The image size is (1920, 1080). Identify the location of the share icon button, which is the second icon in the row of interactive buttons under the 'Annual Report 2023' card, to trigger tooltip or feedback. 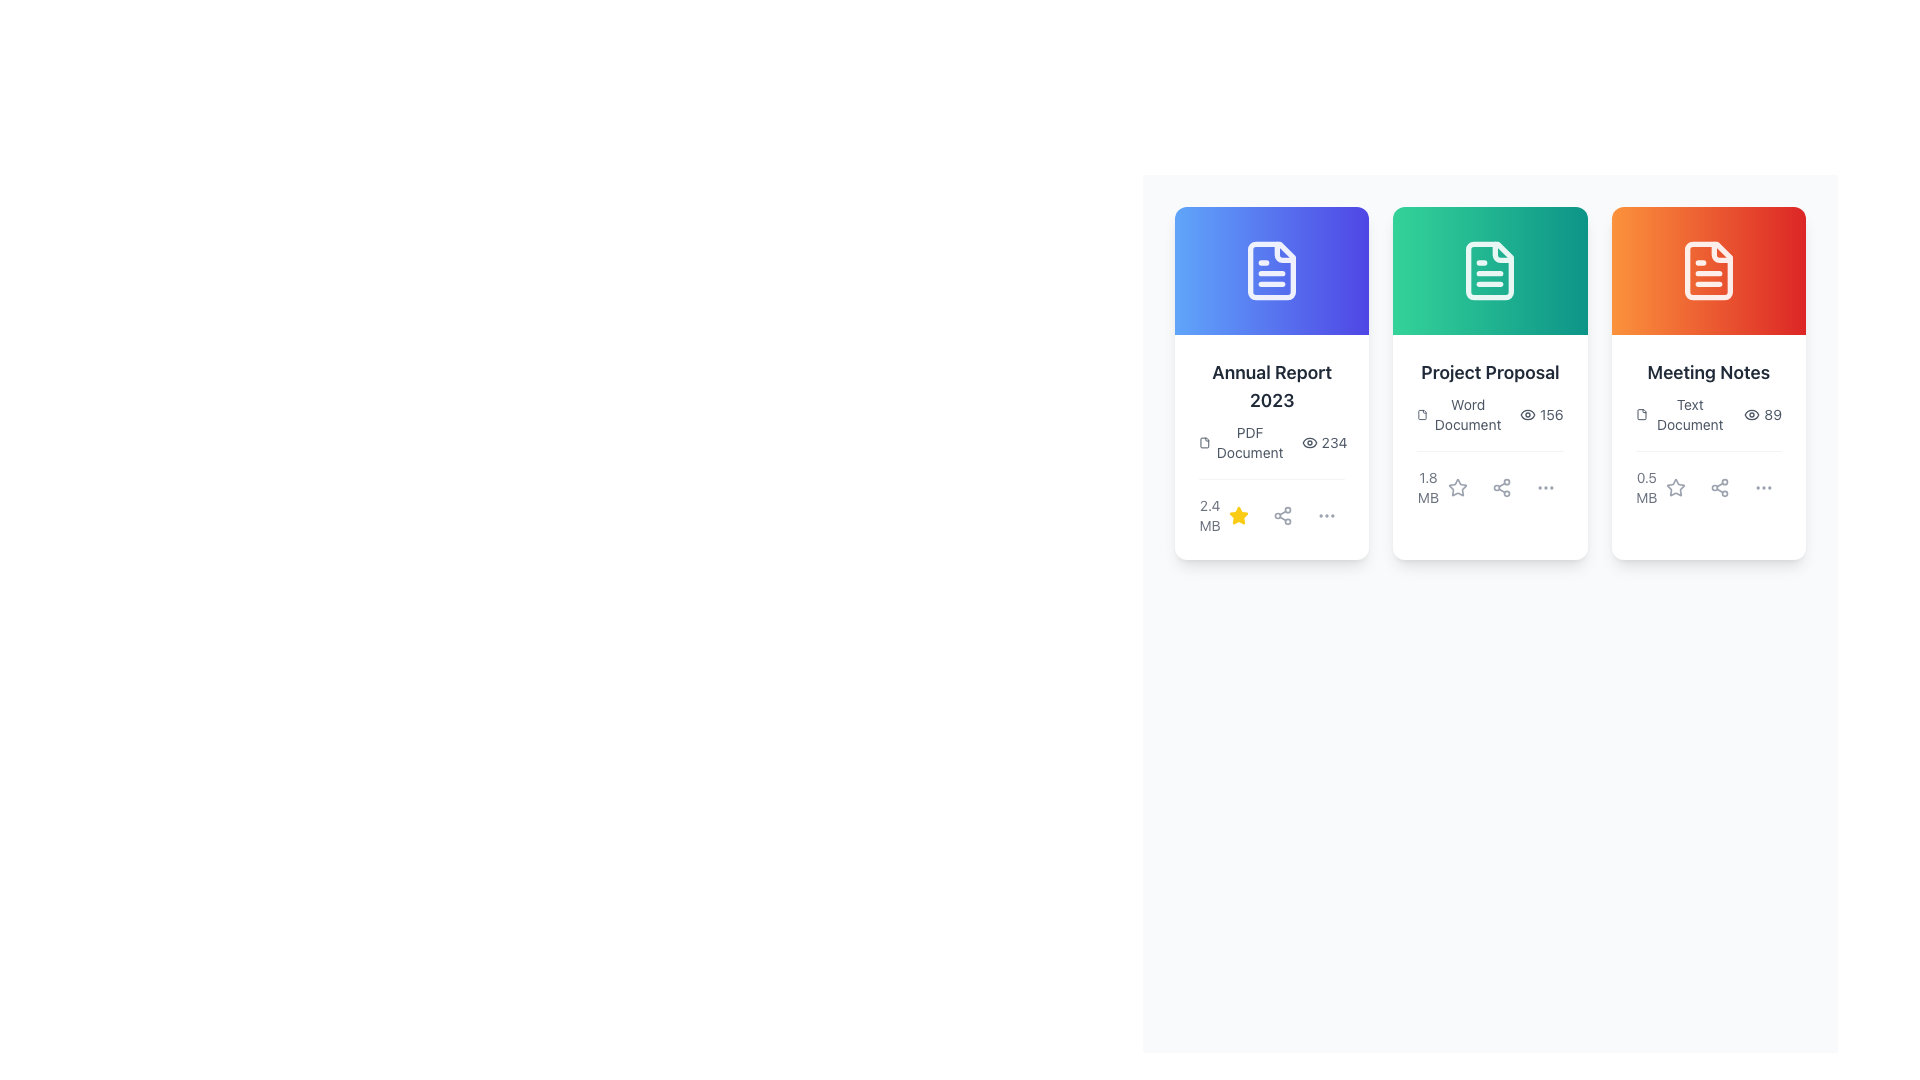
(1283, 515).